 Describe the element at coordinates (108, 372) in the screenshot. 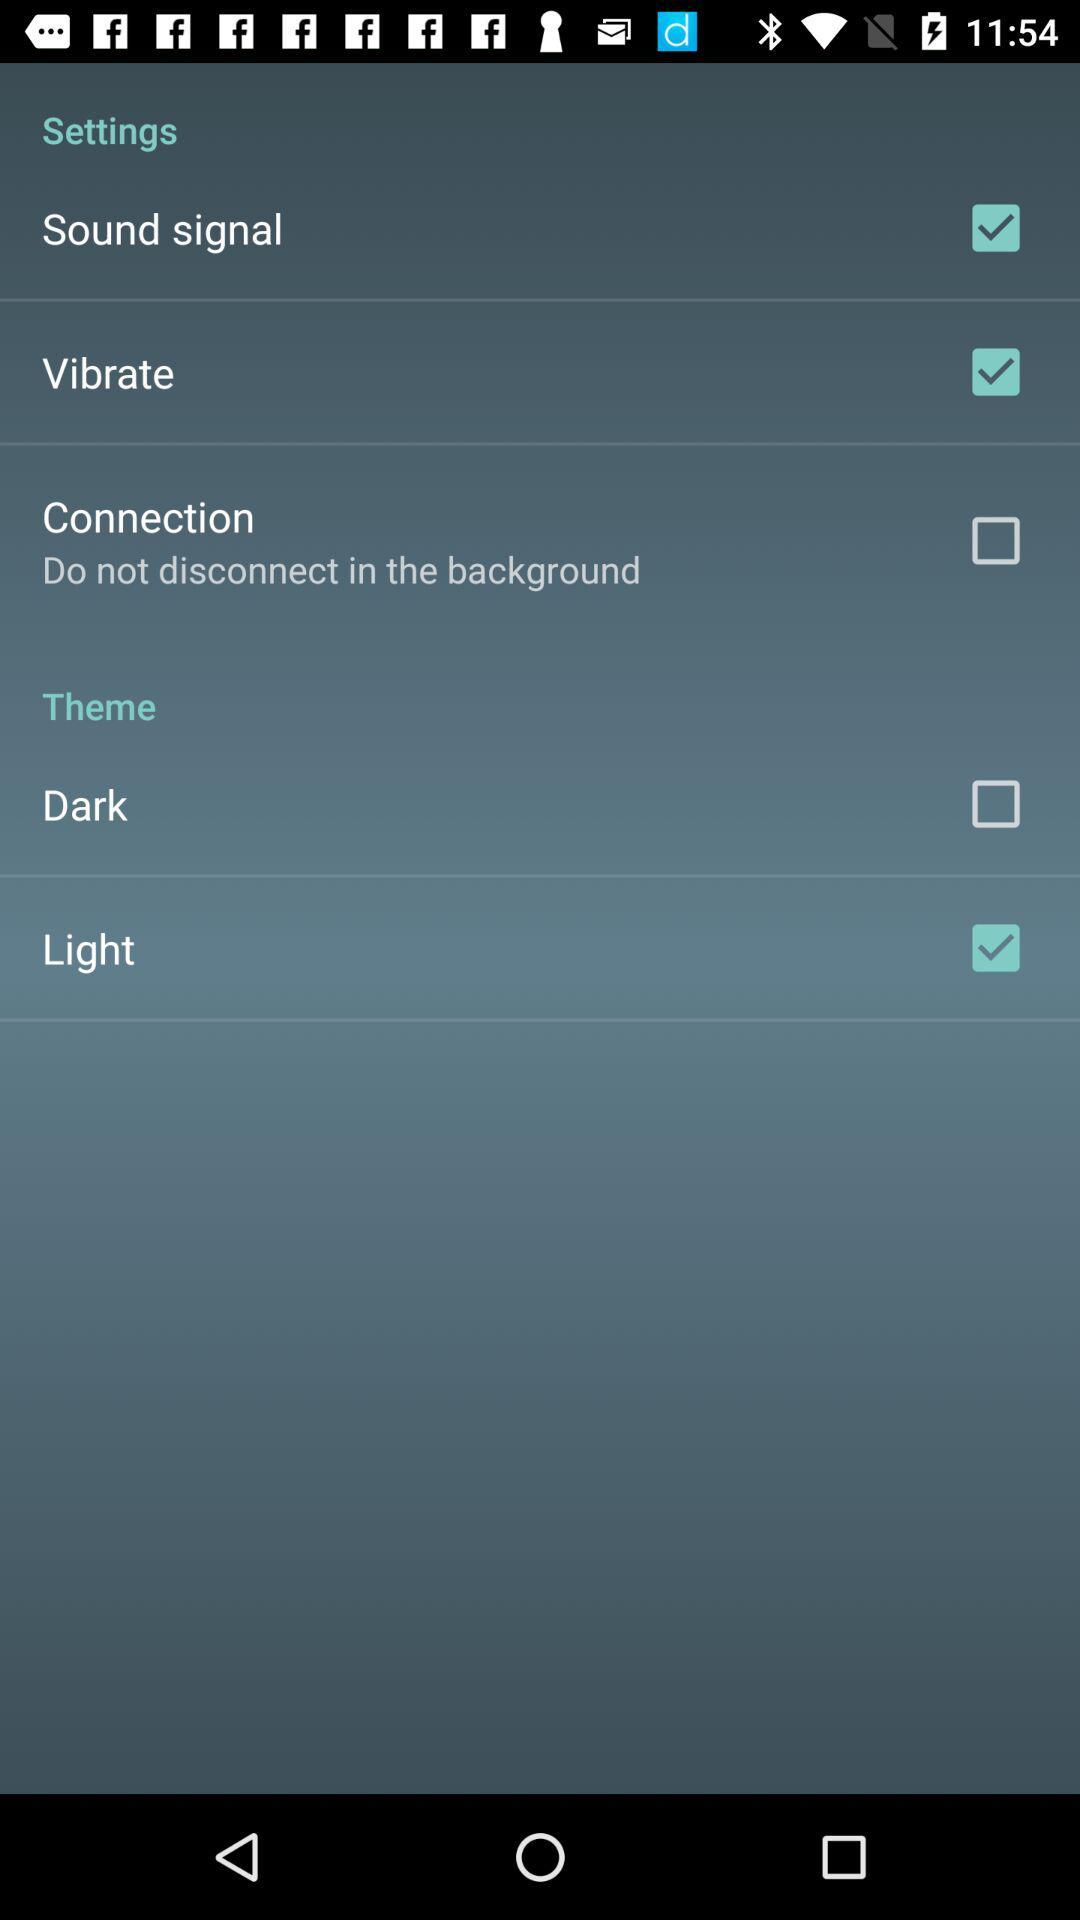

I see `vibrate item` at that location.